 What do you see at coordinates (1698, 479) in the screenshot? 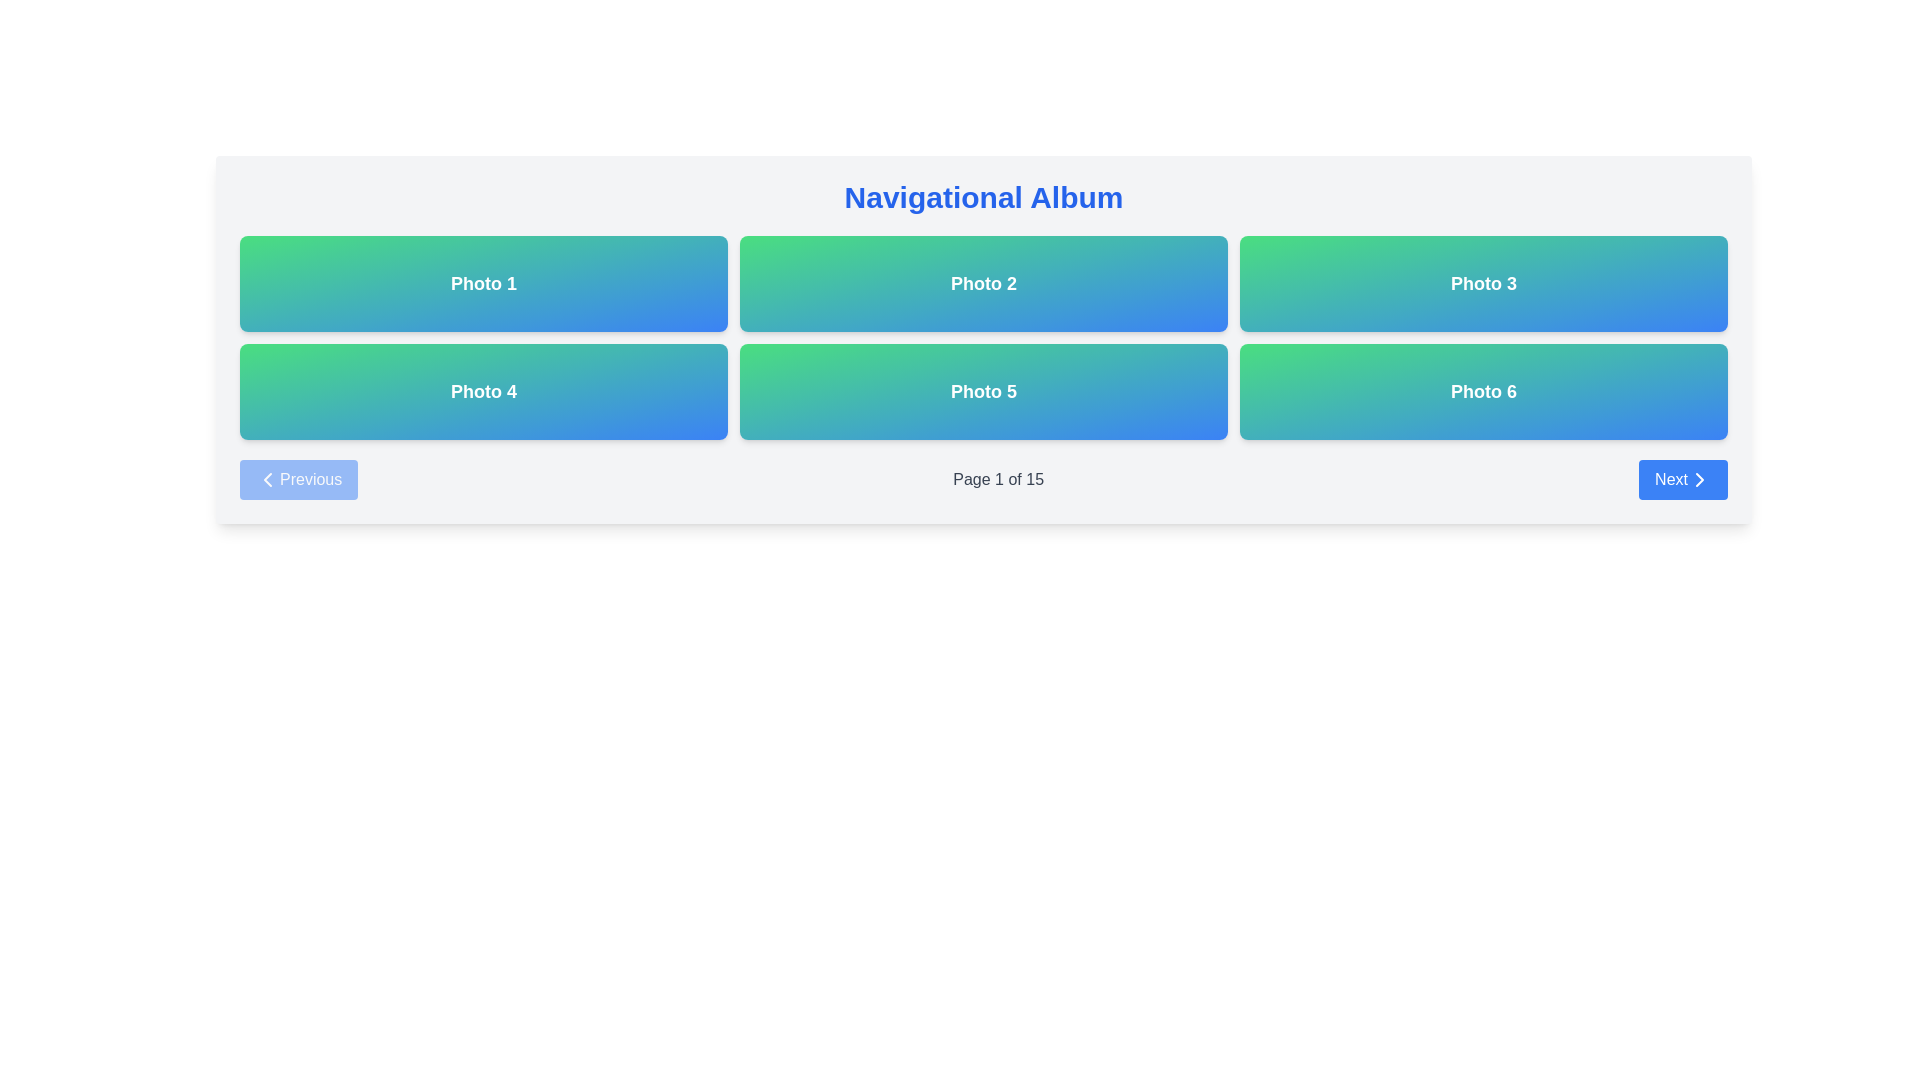
I see `the right-pointing arrow icon within the blue 'Next' button` at bounding box center [1698, 479].